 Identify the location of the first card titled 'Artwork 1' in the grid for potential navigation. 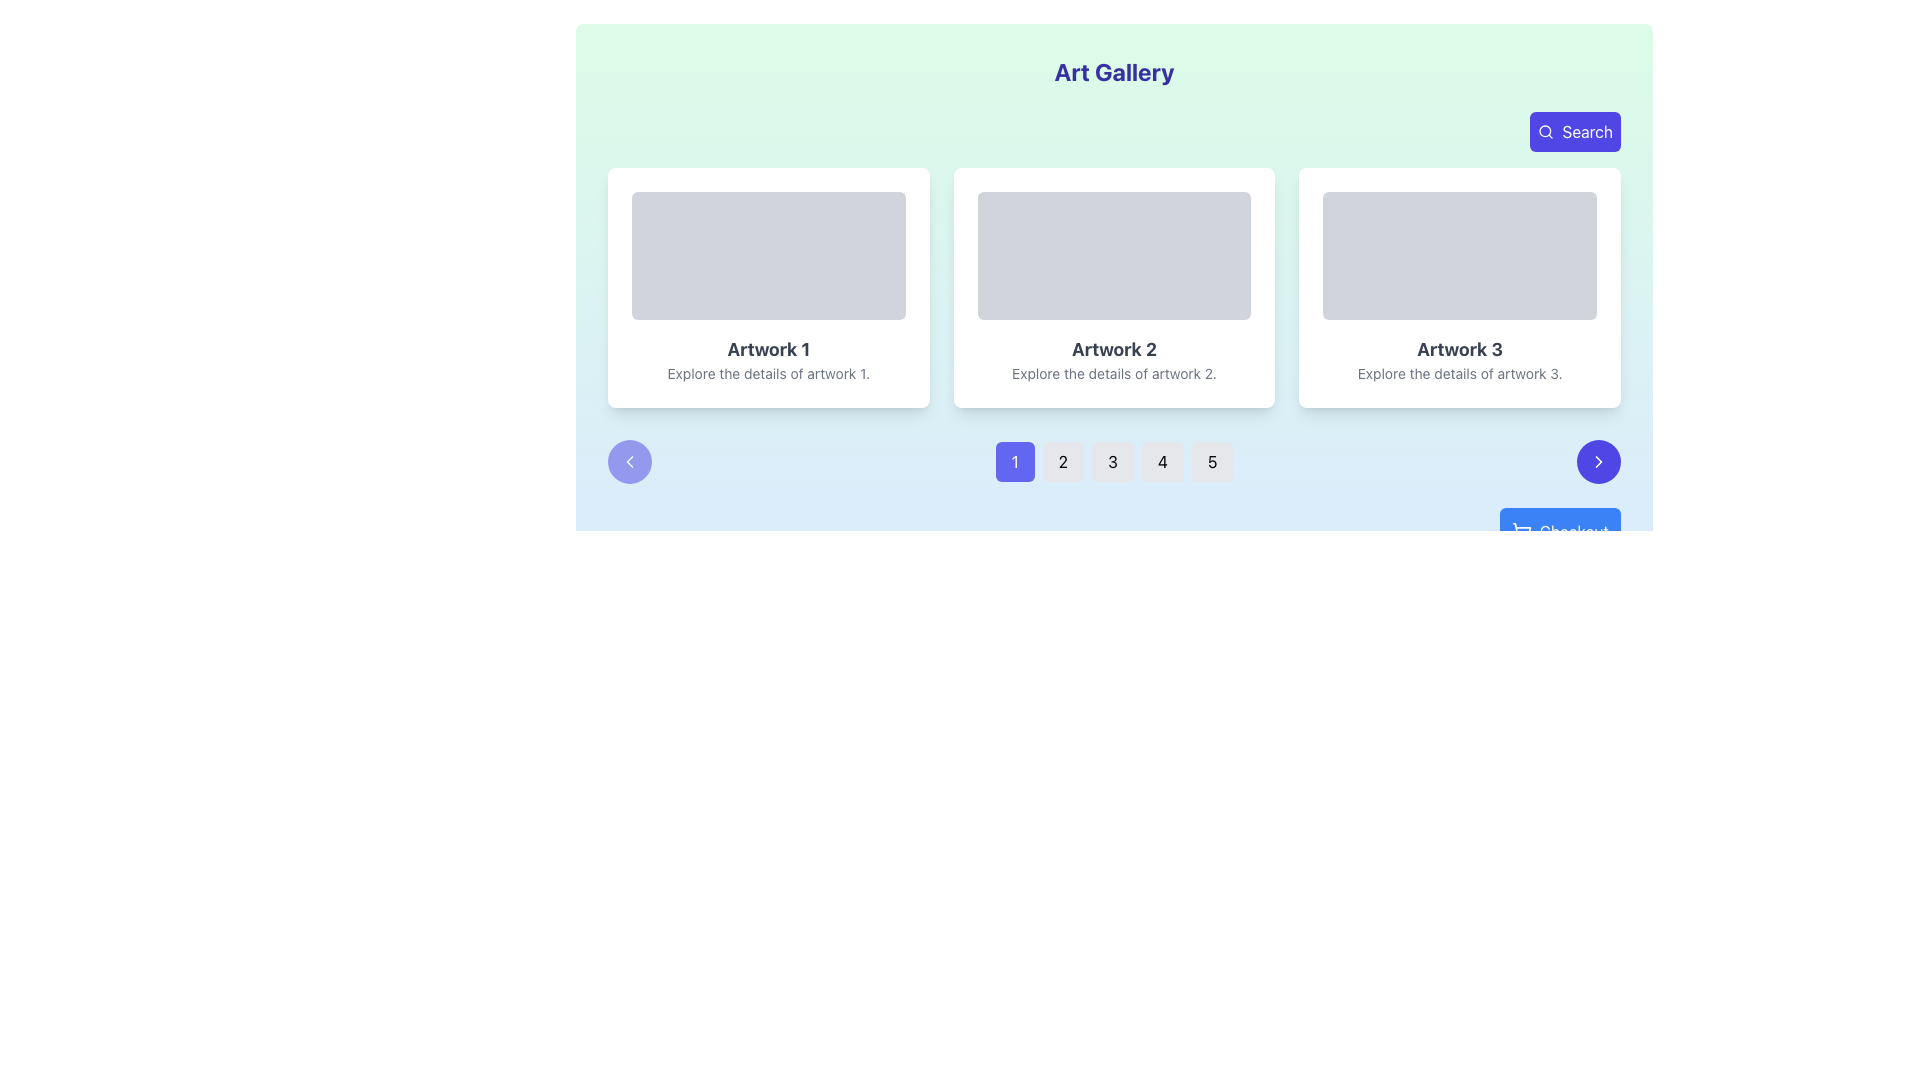
(767, 288).